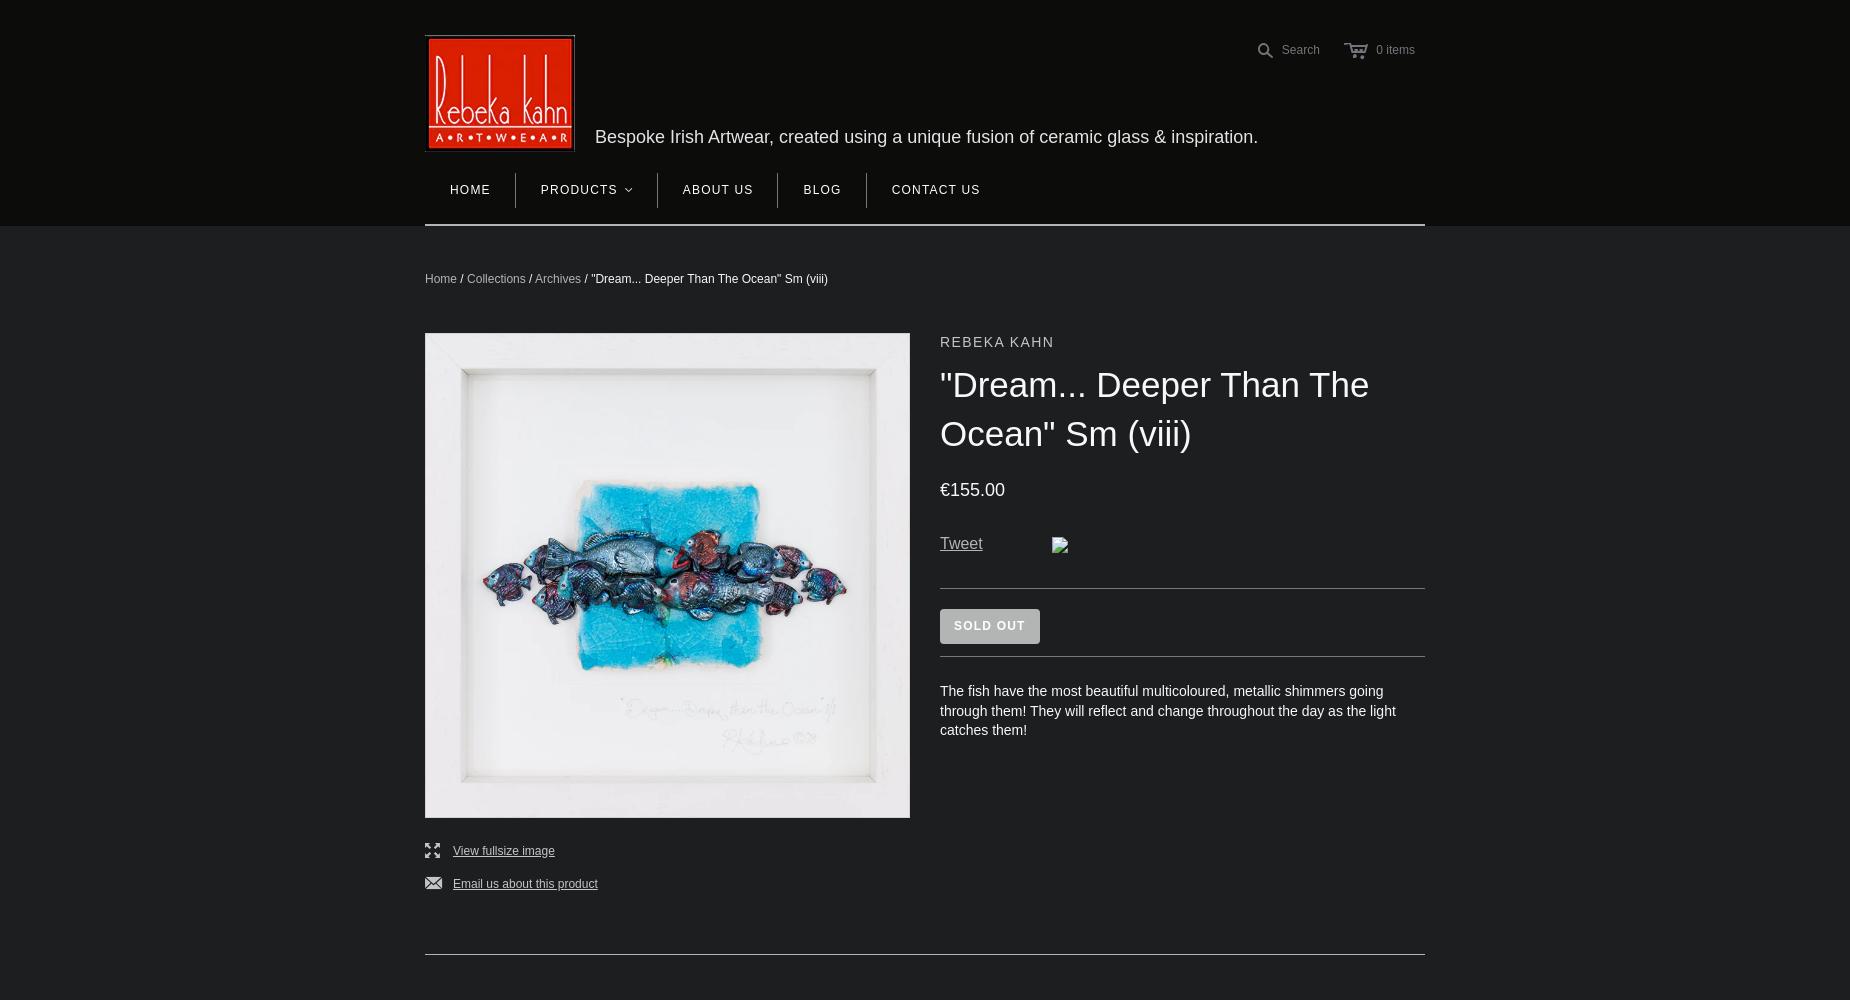 This screenshot has width=1850, height=1000. Describe the element at coordinates (681, 189) in the screenshot. I see `'About Us'` at that location.